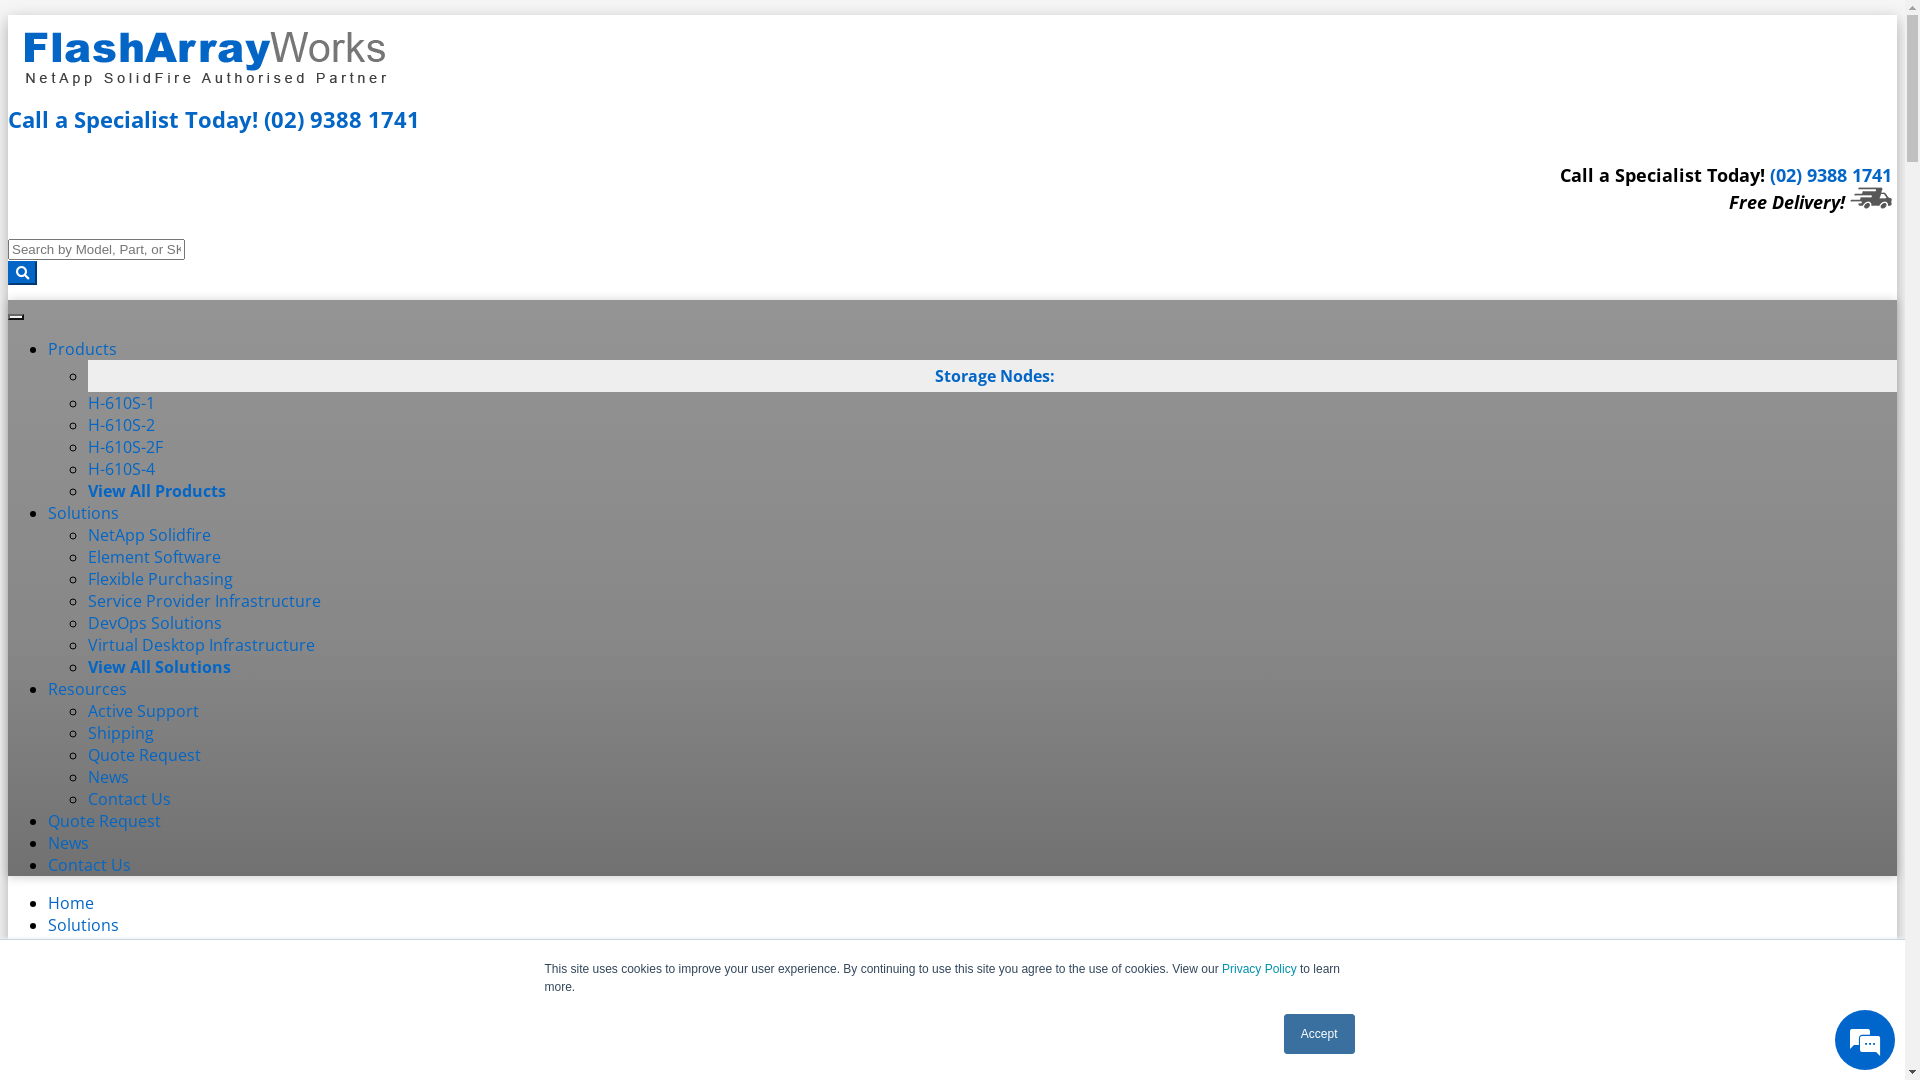 This screenshot has width=1920, height=1080. I want to click on 'View All Solutions', so click(158, 667).